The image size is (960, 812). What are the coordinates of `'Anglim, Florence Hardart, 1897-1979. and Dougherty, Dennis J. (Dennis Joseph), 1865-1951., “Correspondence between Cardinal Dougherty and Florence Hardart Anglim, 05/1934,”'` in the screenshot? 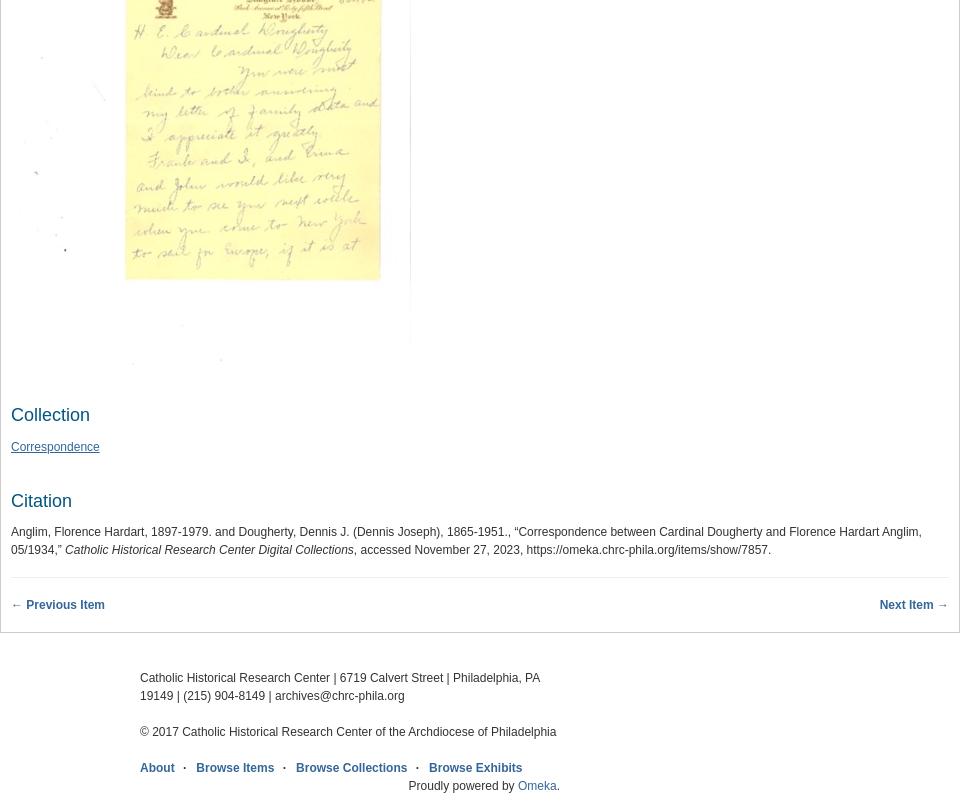 It's located at (10, 541).